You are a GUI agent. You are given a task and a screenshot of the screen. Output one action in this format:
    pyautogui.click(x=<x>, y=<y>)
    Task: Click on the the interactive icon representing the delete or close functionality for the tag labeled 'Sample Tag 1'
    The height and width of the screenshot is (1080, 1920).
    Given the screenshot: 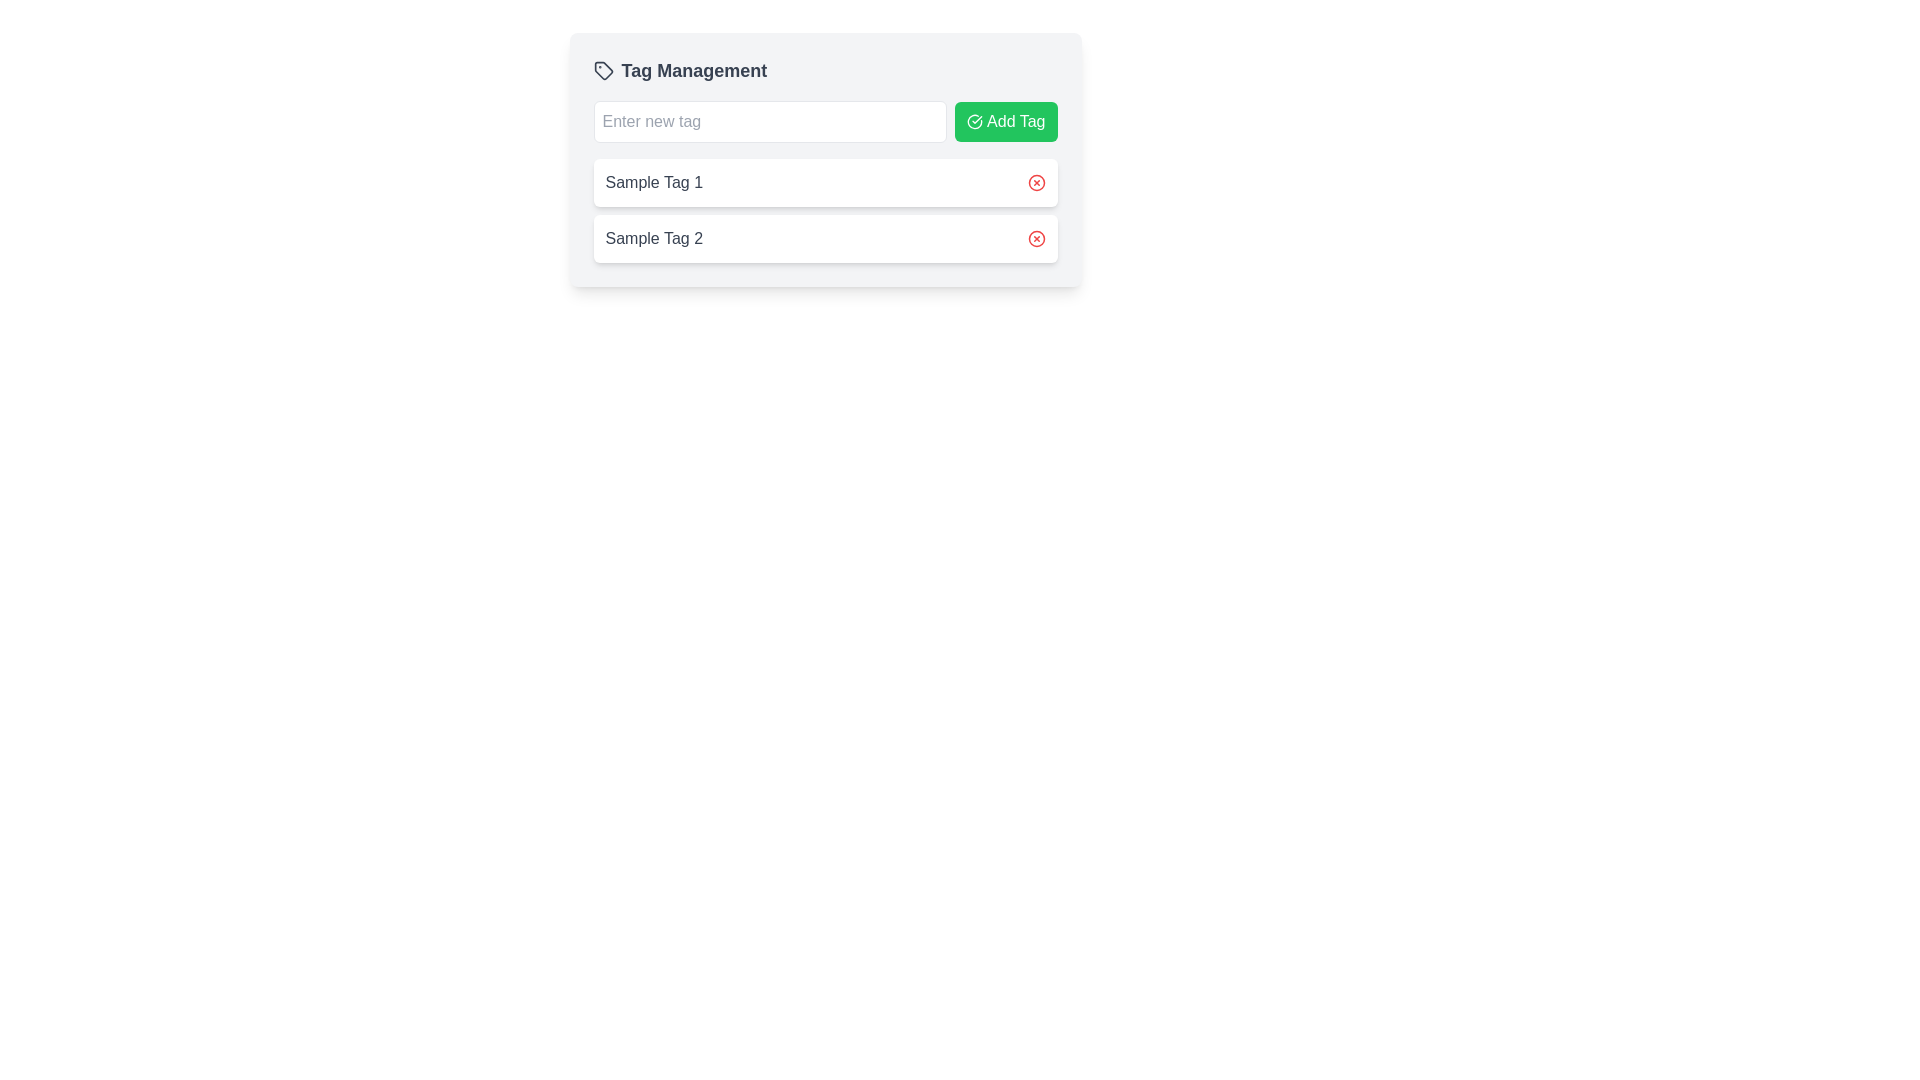 What is the action you would take?
    pyautogui.click(x=1036, y=182)
    